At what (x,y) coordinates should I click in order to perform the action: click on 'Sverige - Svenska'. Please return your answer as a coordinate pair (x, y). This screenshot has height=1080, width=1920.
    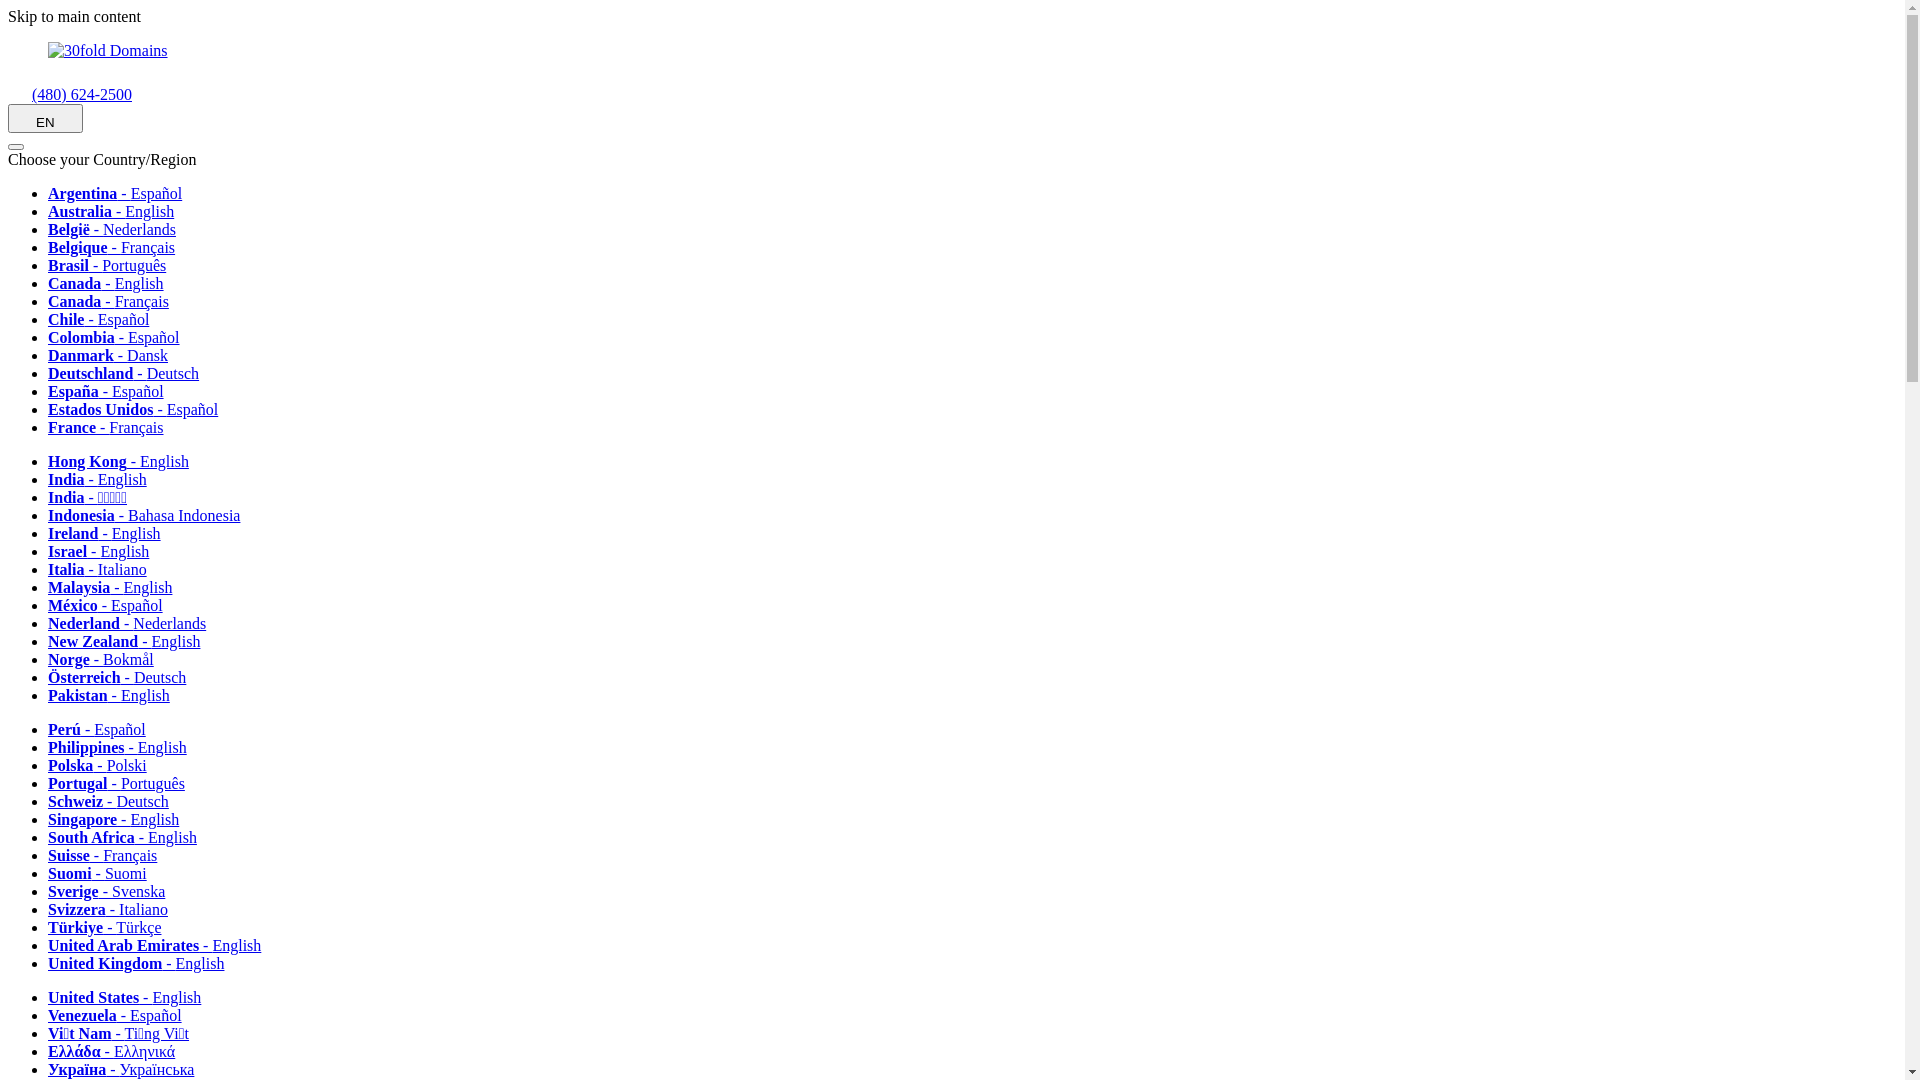
    Looking at the image, I should click on (112, 890).